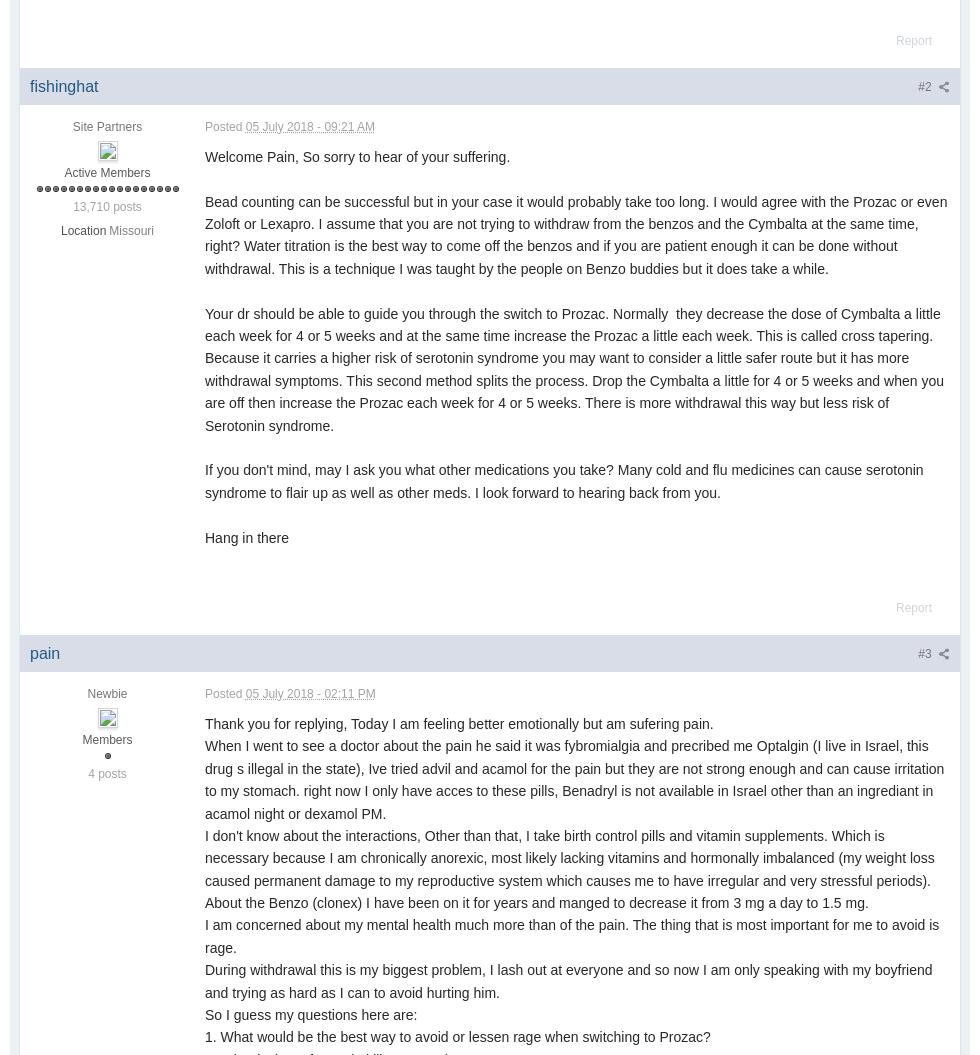 The height and width of the screenshot is (1055, 980). What do you see at coordinates (460, 722) in the screenshot?
I see `'Thank you for replying, Today I am feeling better emotionally but am sufering pain.'` at bounding box center [460, 722].